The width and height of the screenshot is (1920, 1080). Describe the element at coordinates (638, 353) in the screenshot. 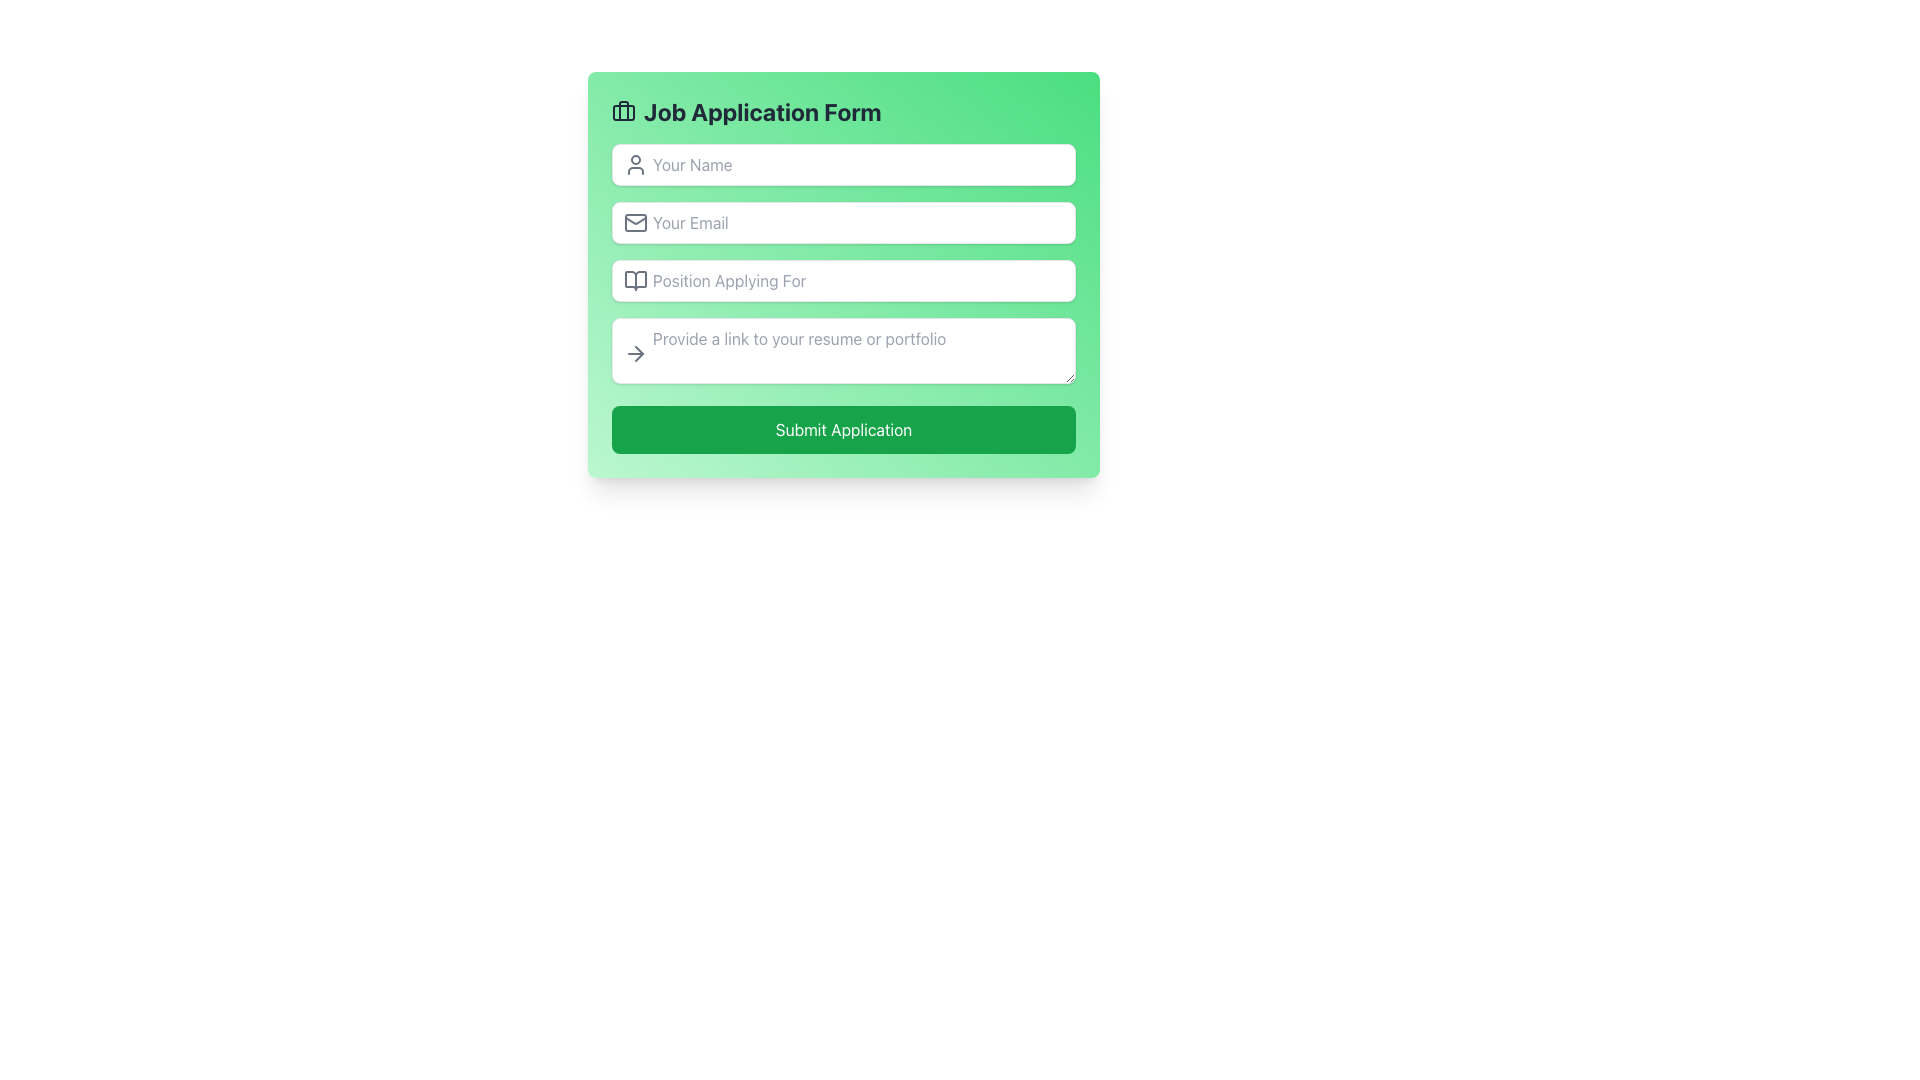

I see `the directional visual indicator icon located near the top-left of the form, aligned with the 'Provide a link to your resume or portfolio' input field` at that location.